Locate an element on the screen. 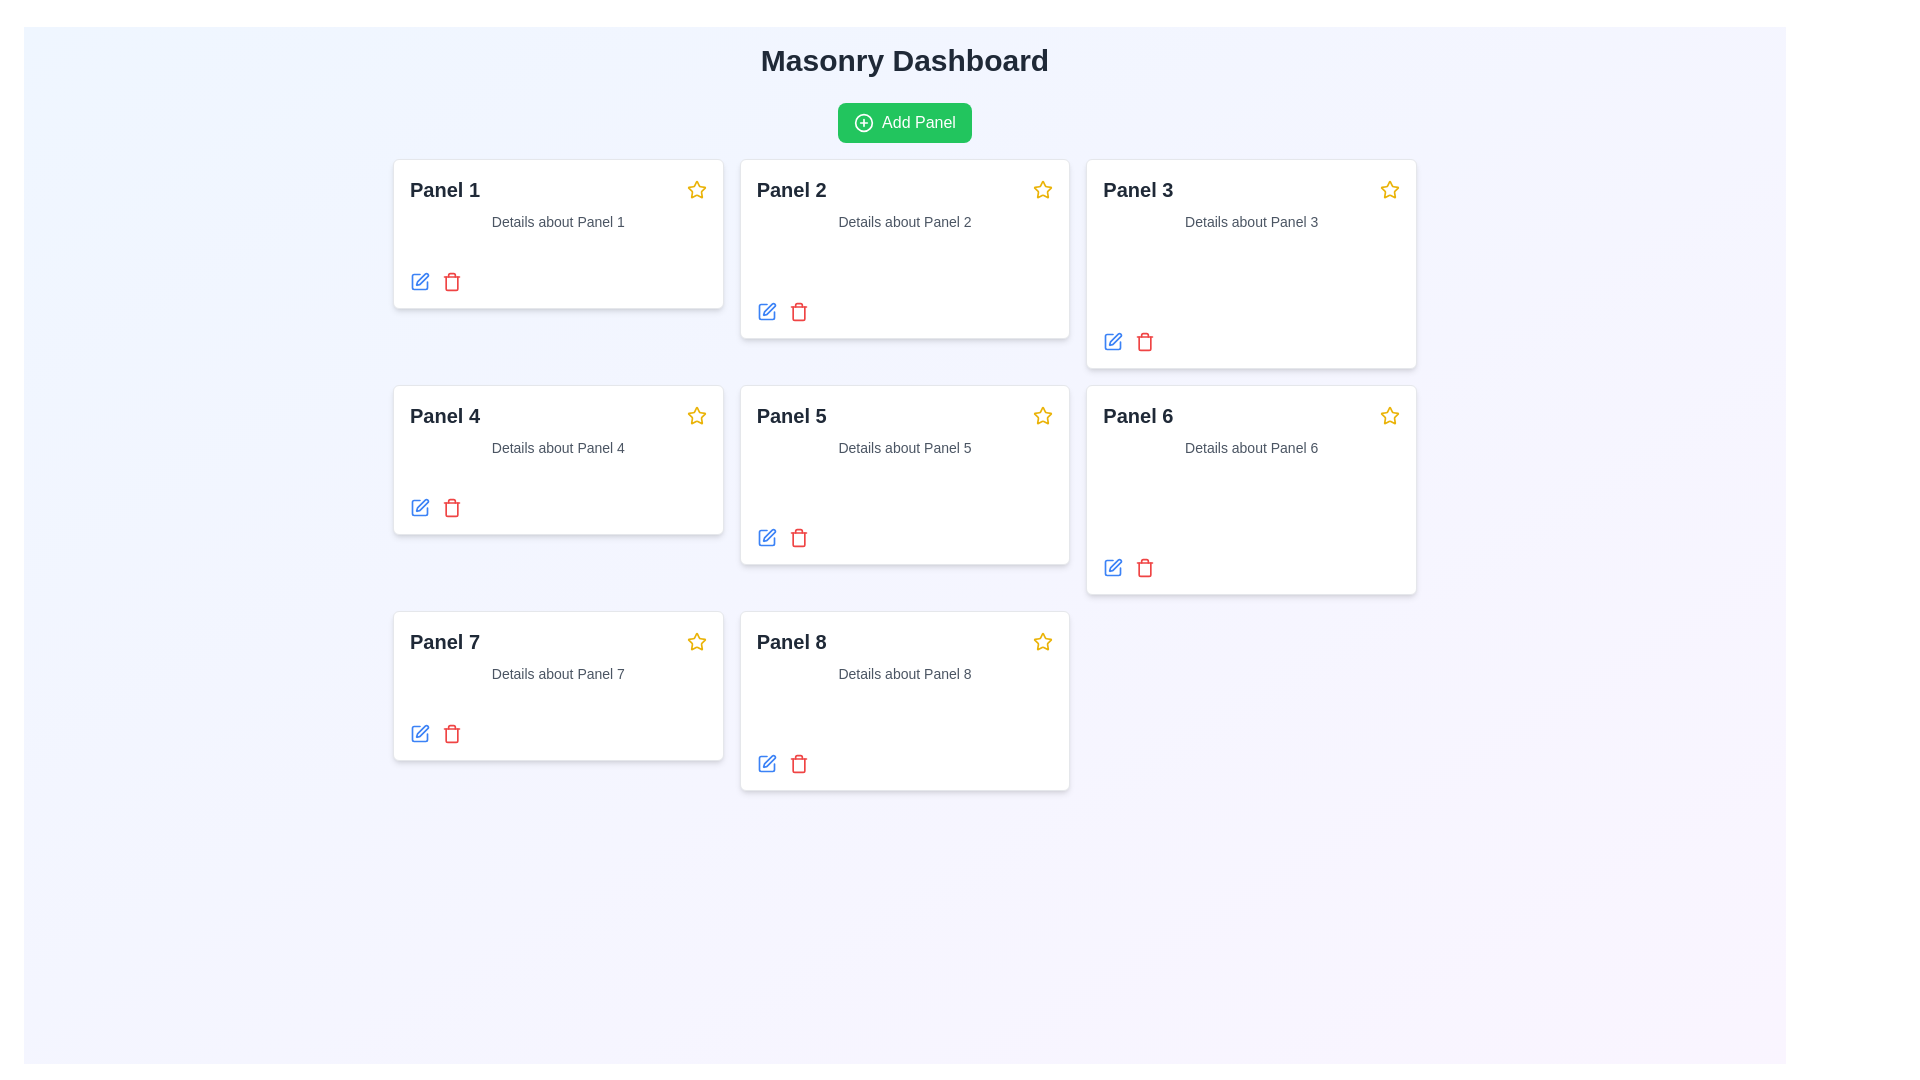  the bold text label displaying 'Panel 4', which is styled in dark gray and located in the upper-left region of its card element is located at coordinates (444, 415).